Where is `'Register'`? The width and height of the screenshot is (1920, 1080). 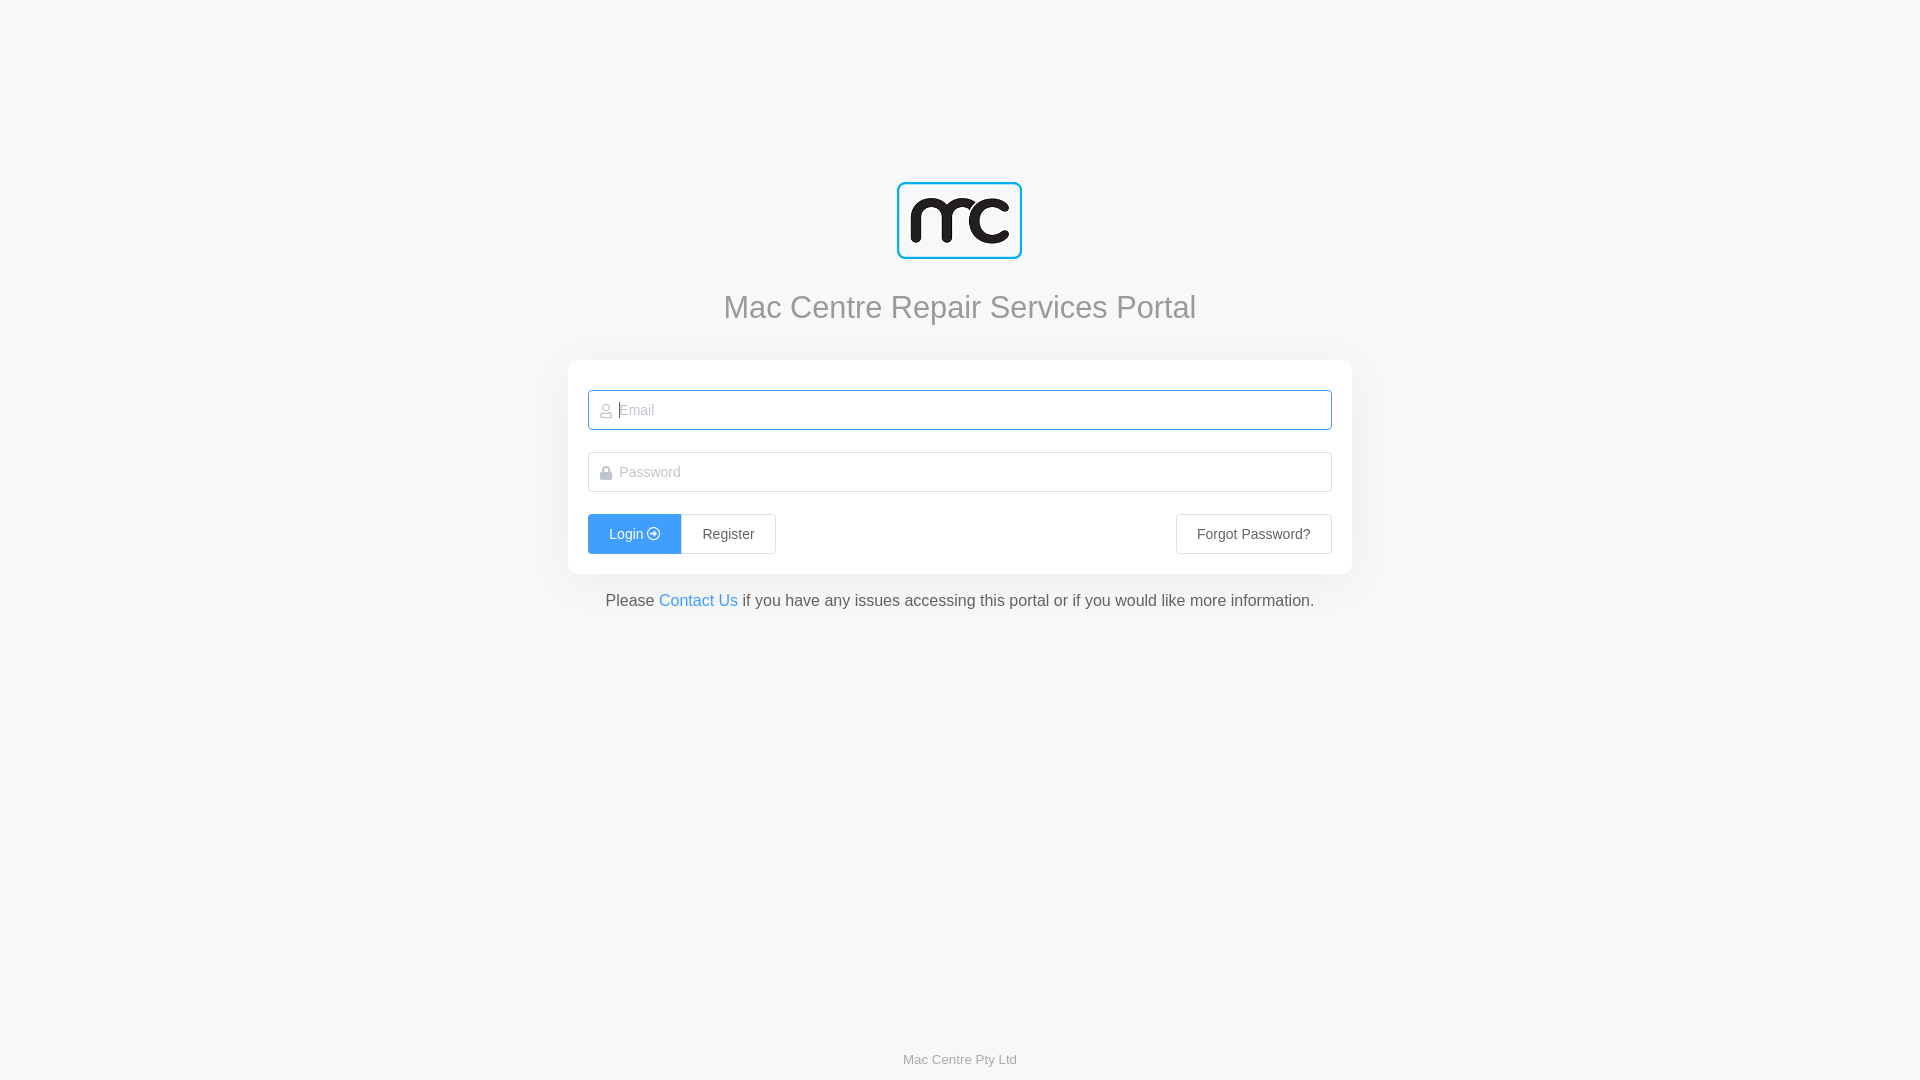
'Register' is located at coordinates (672, 532).